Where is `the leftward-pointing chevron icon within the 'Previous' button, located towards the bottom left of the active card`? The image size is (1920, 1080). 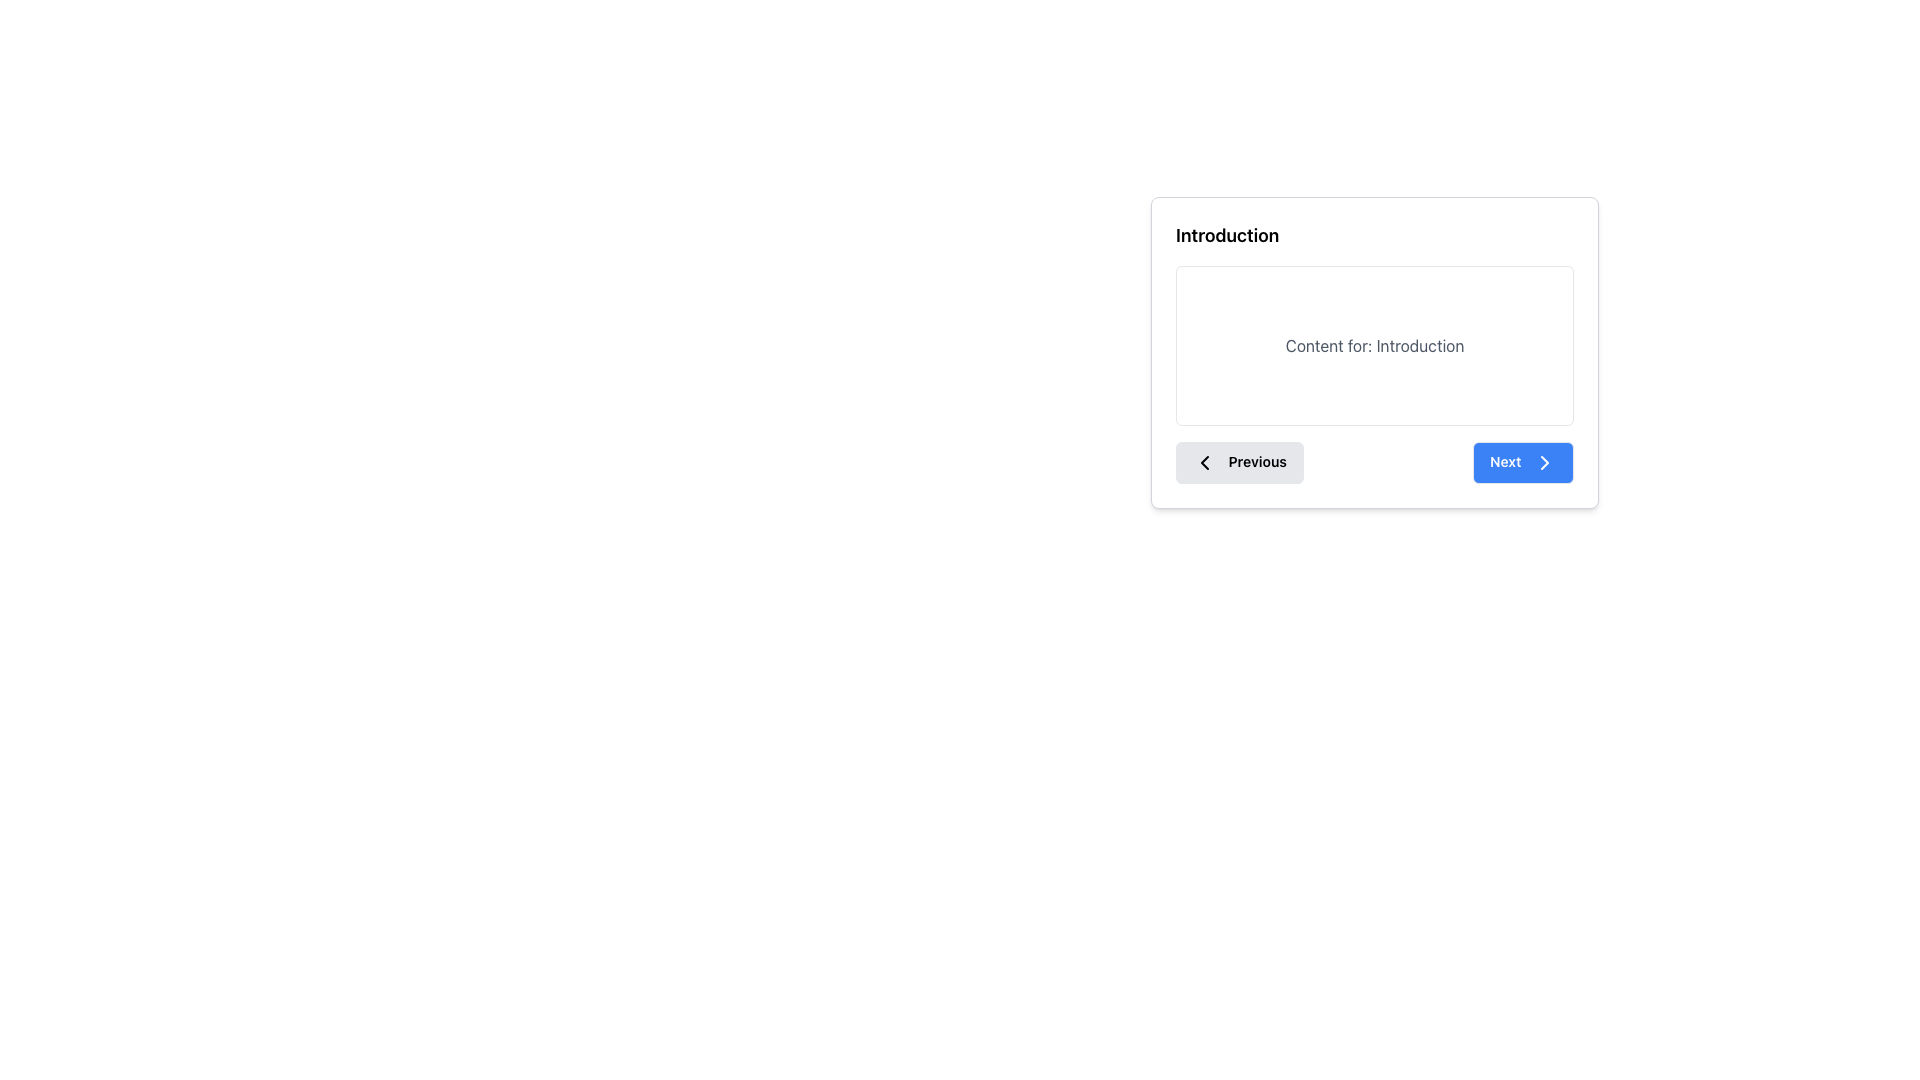 the leftward-pointing chevron icon within the 'Previous' button, located towards the bottom left of the active card is located at coordinates (1203, 462).